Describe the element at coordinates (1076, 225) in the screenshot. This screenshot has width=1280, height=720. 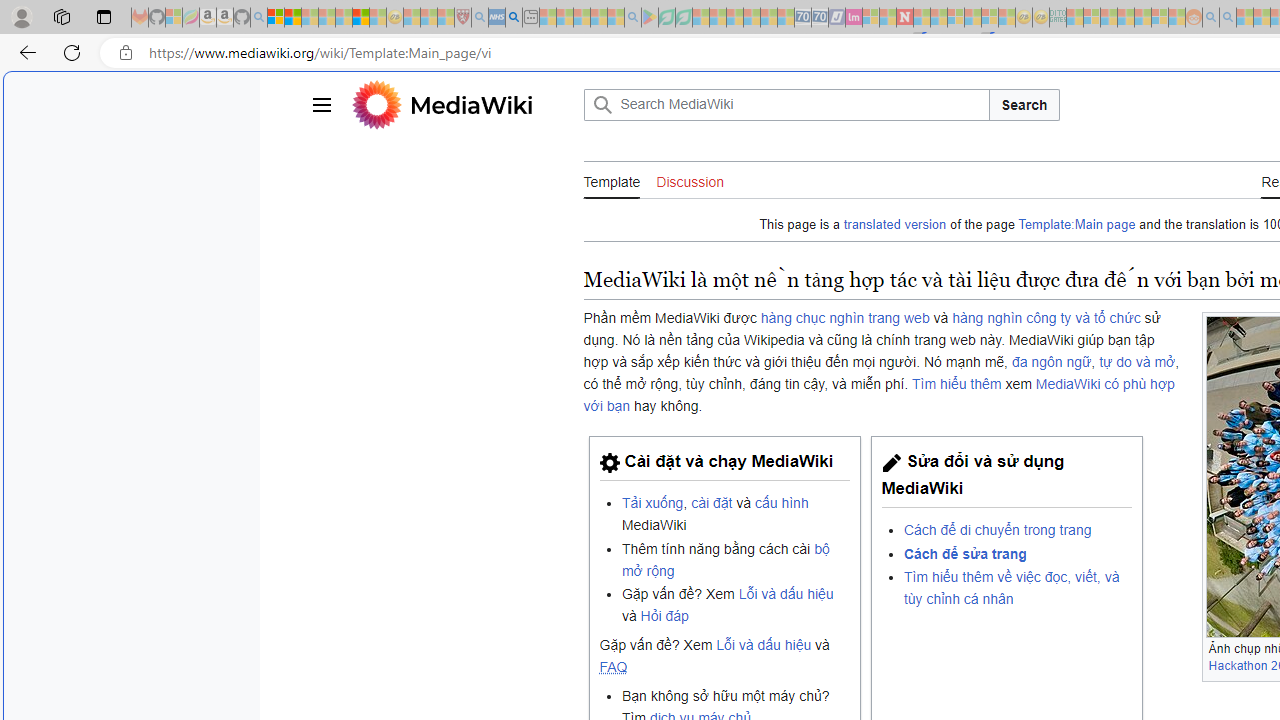
I see `'Template:Main page'` at that location.